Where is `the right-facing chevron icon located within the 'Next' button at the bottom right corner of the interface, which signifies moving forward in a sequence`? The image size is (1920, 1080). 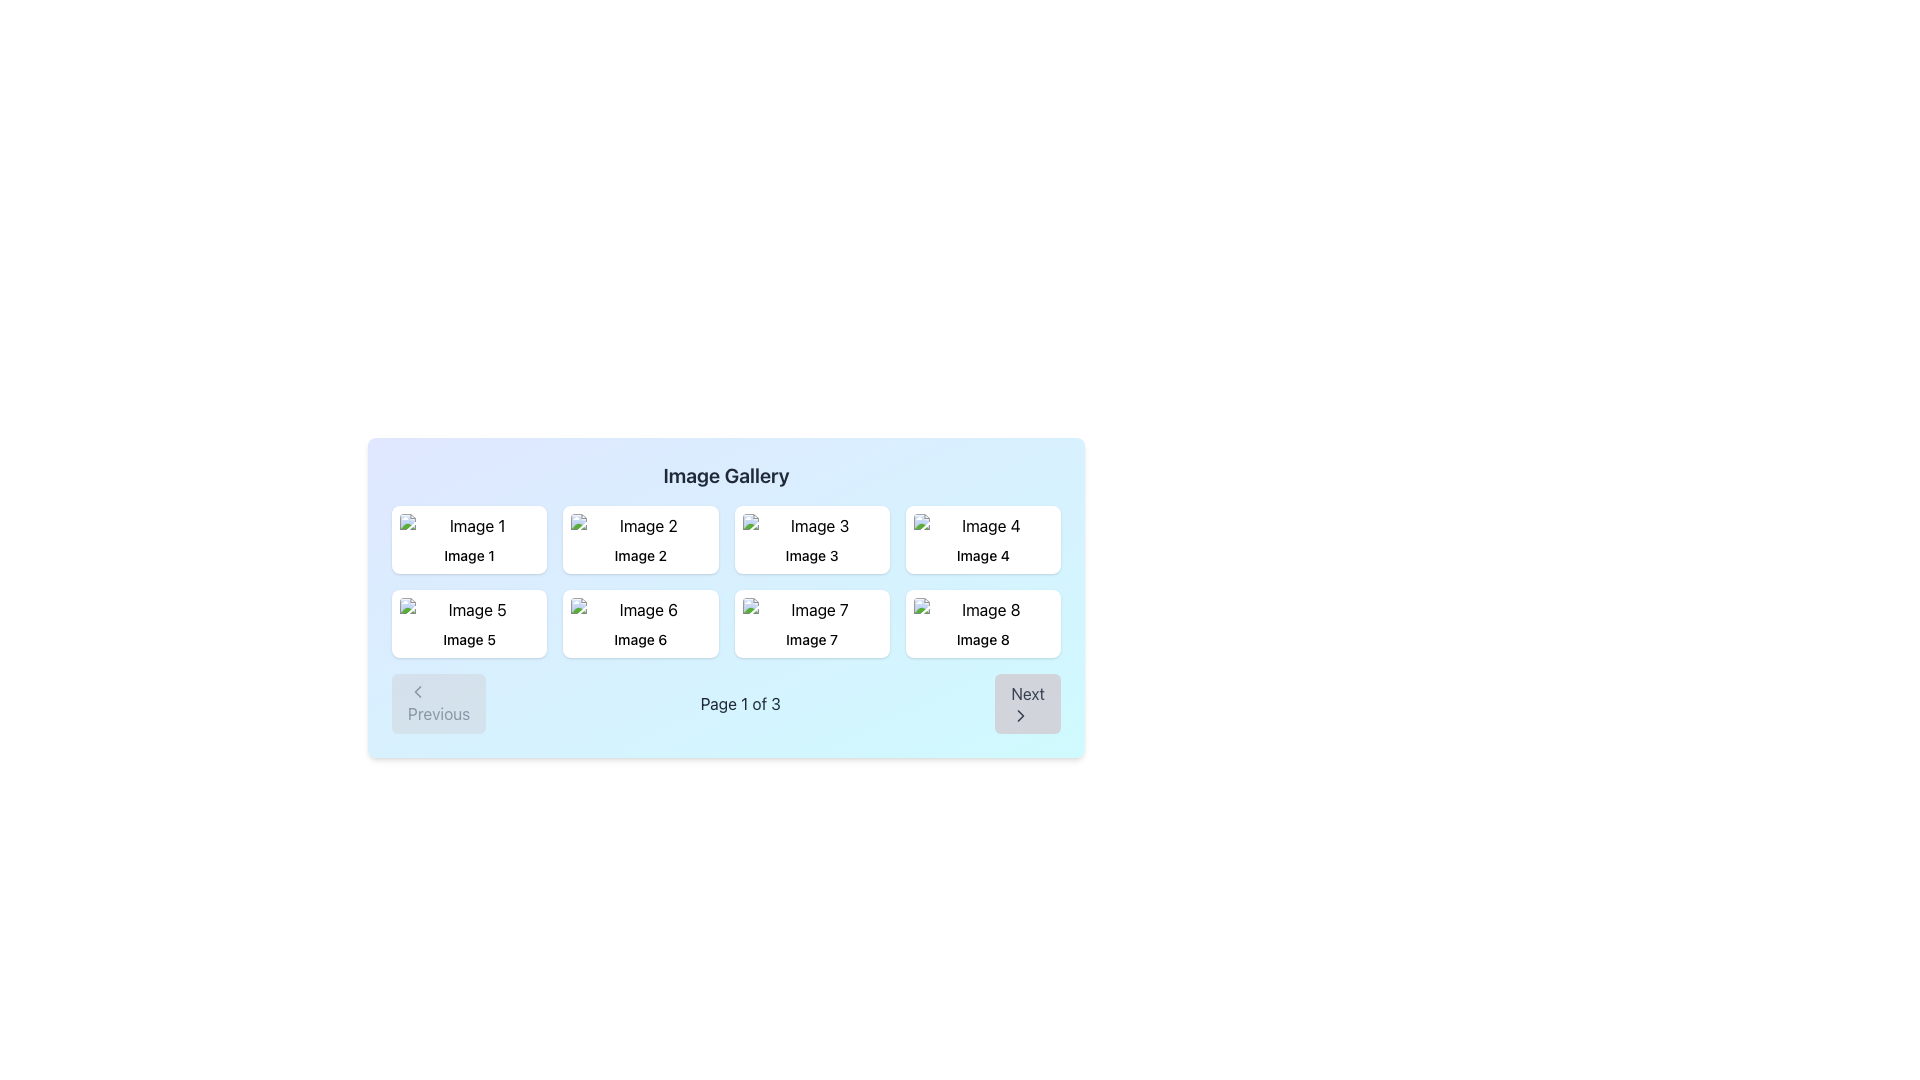 the right-facing chevron icon located within the 'Next' button at the bottom right corner of the interface, which signifies moving forward in a sequence is located at coordinates (1021, 715).